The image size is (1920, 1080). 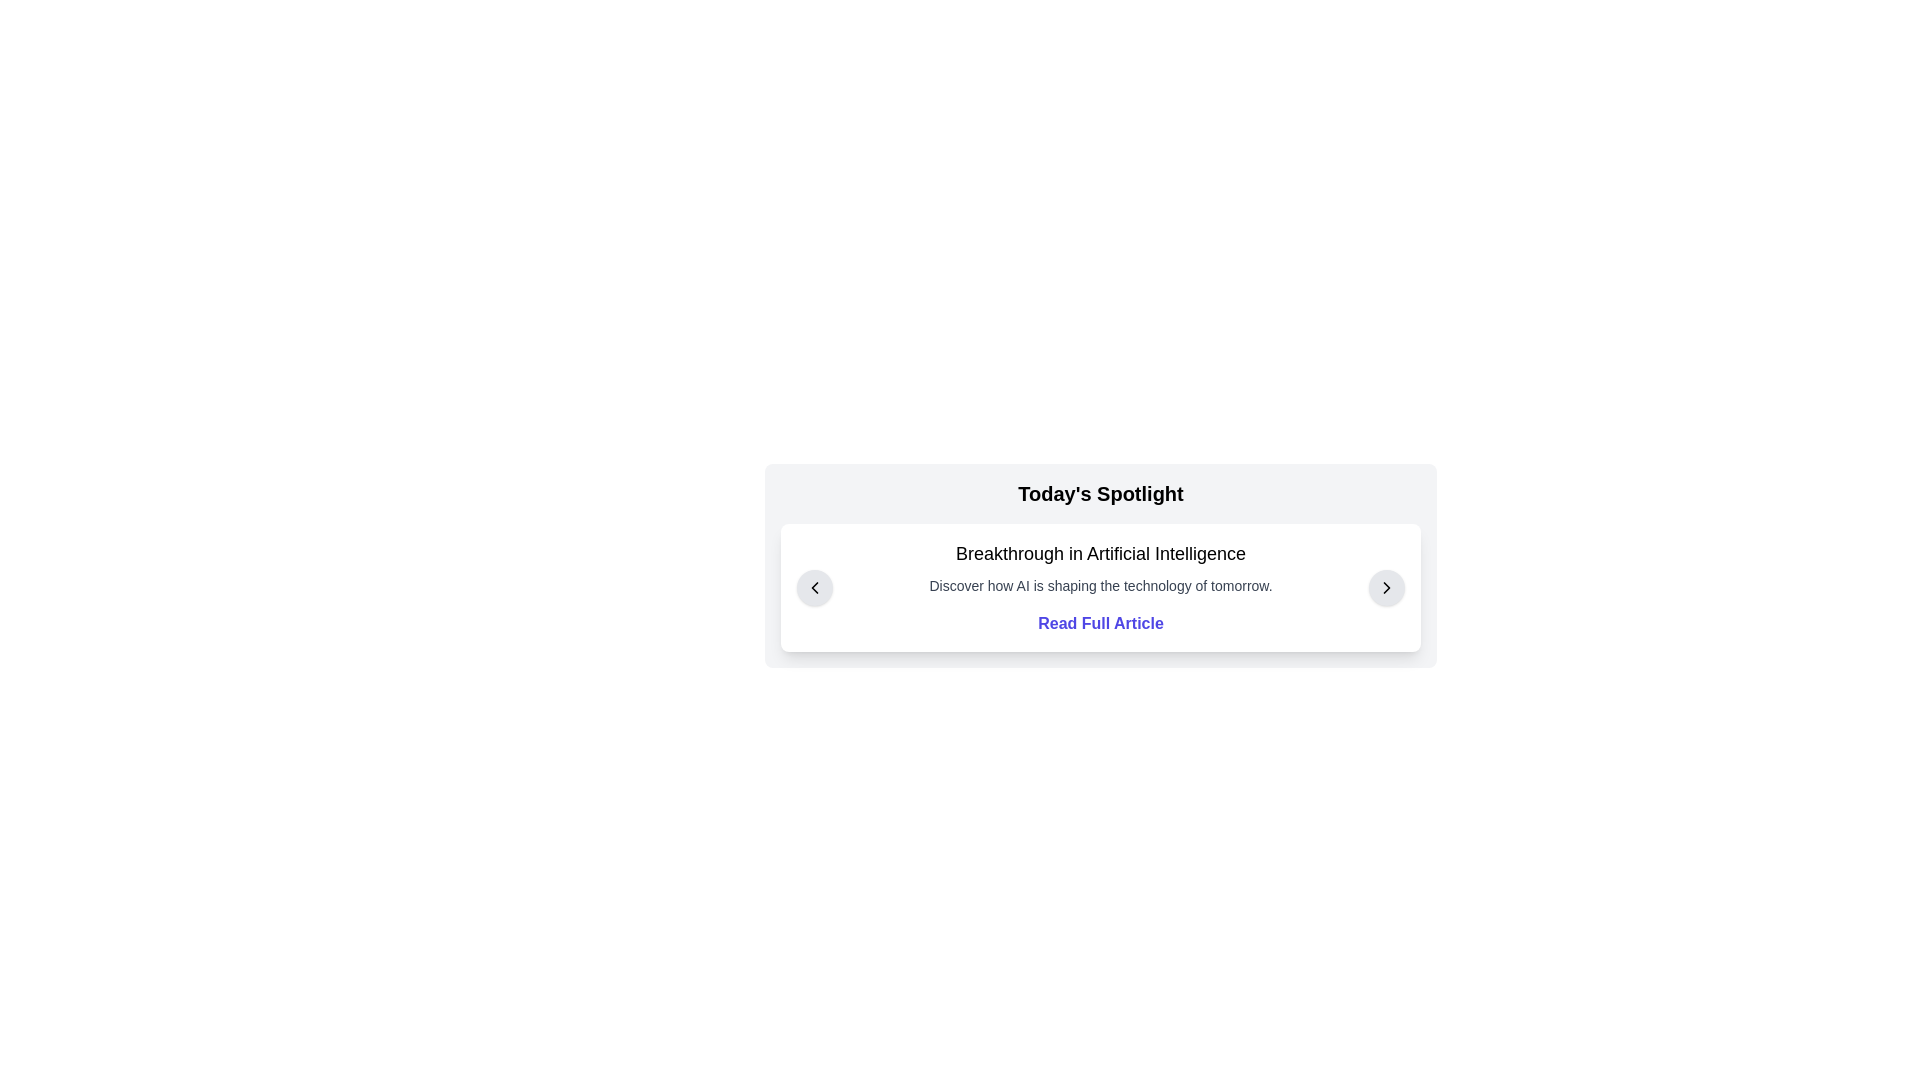 What do you see at coordinates (1099, 493) in the screenshot?
I see `the bold heading that states 'Today's Spotlight', which is prominently positioned at the top of a gray background area with rounded corners` at bounding box center [1099, 493].